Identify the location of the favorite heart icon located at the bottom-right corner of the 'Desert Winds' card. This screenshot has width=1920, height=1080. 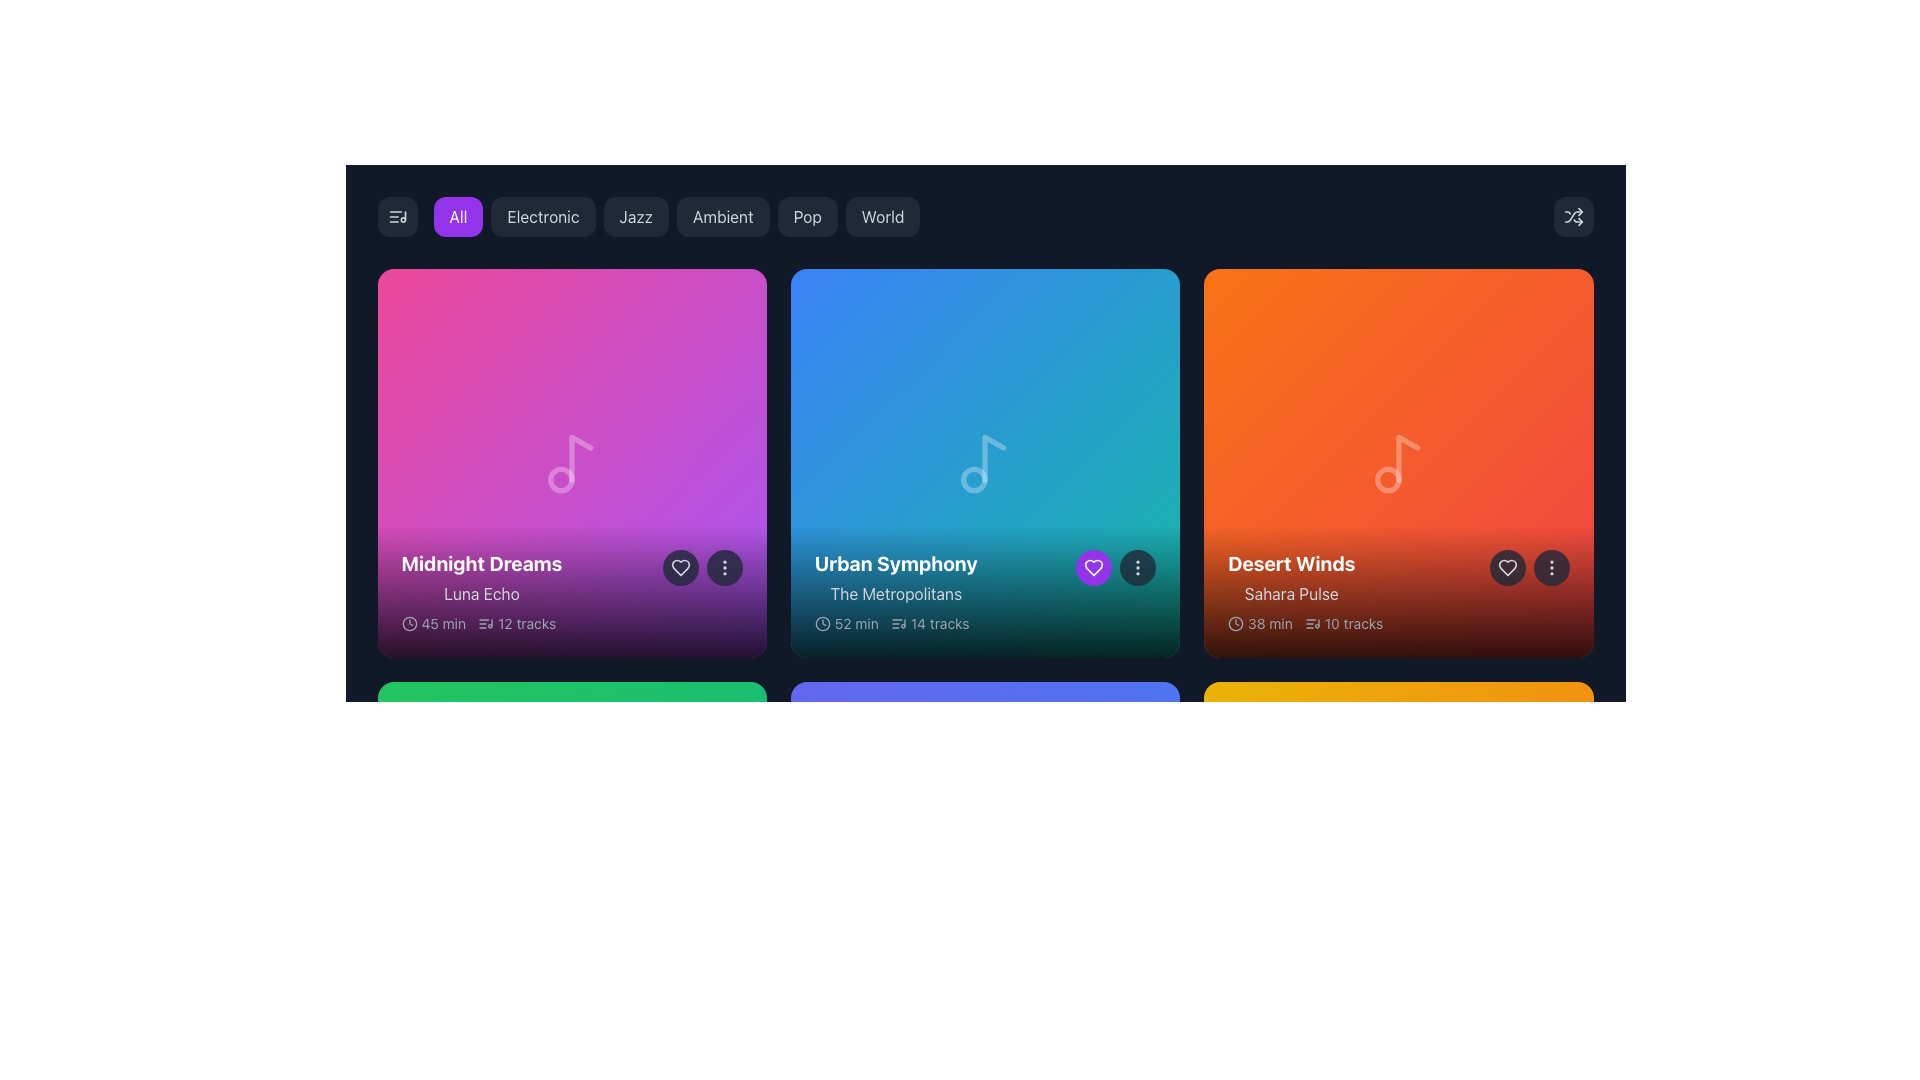
(1507, 568).